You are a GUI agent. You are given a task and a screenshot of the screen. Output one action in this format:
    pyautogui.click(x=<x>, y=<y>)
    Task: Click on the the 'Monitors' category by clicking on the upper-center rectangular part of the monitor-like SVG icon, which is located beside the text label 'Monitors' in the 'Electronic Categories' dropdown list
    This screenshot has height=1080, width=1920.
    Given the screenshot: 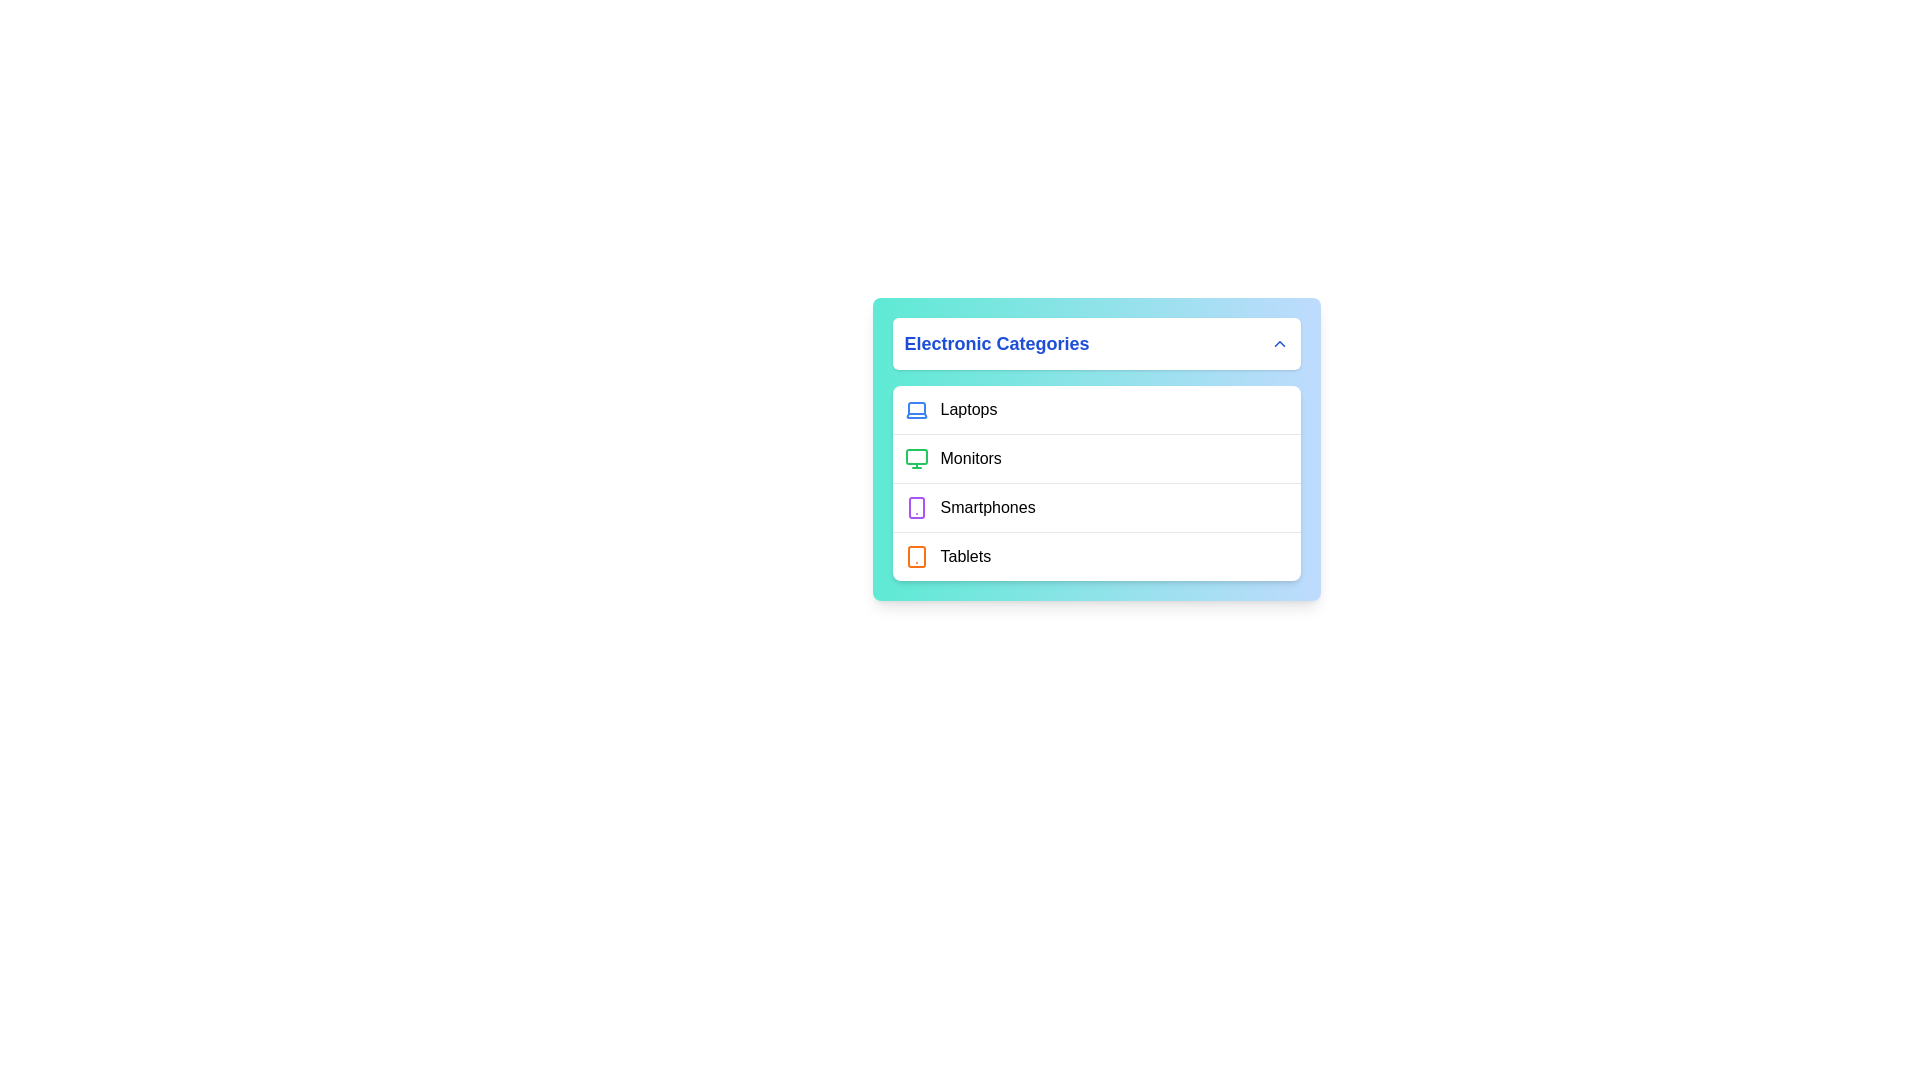 What is the action you would take?
    pyautogui.click(x=915, y=456)
    